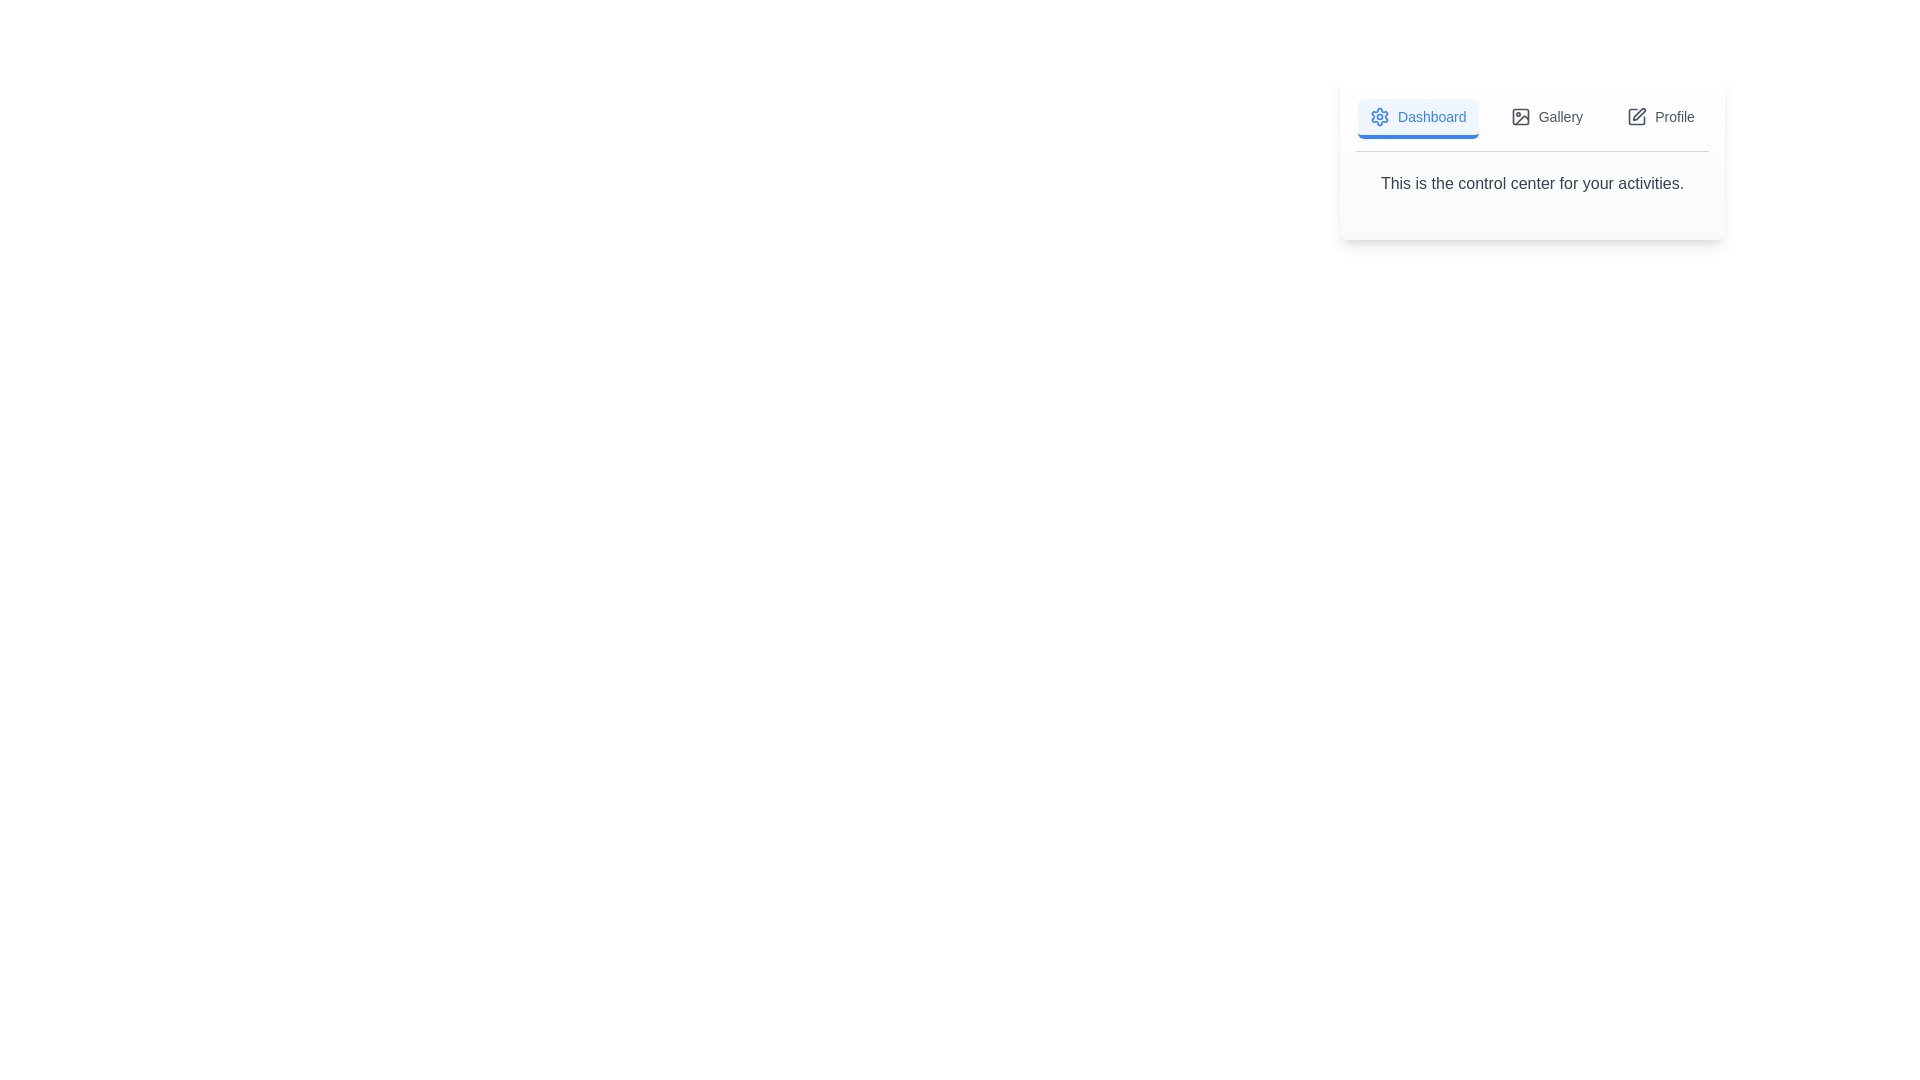  I want to click on the Gallery tab, so click(1545, 119).